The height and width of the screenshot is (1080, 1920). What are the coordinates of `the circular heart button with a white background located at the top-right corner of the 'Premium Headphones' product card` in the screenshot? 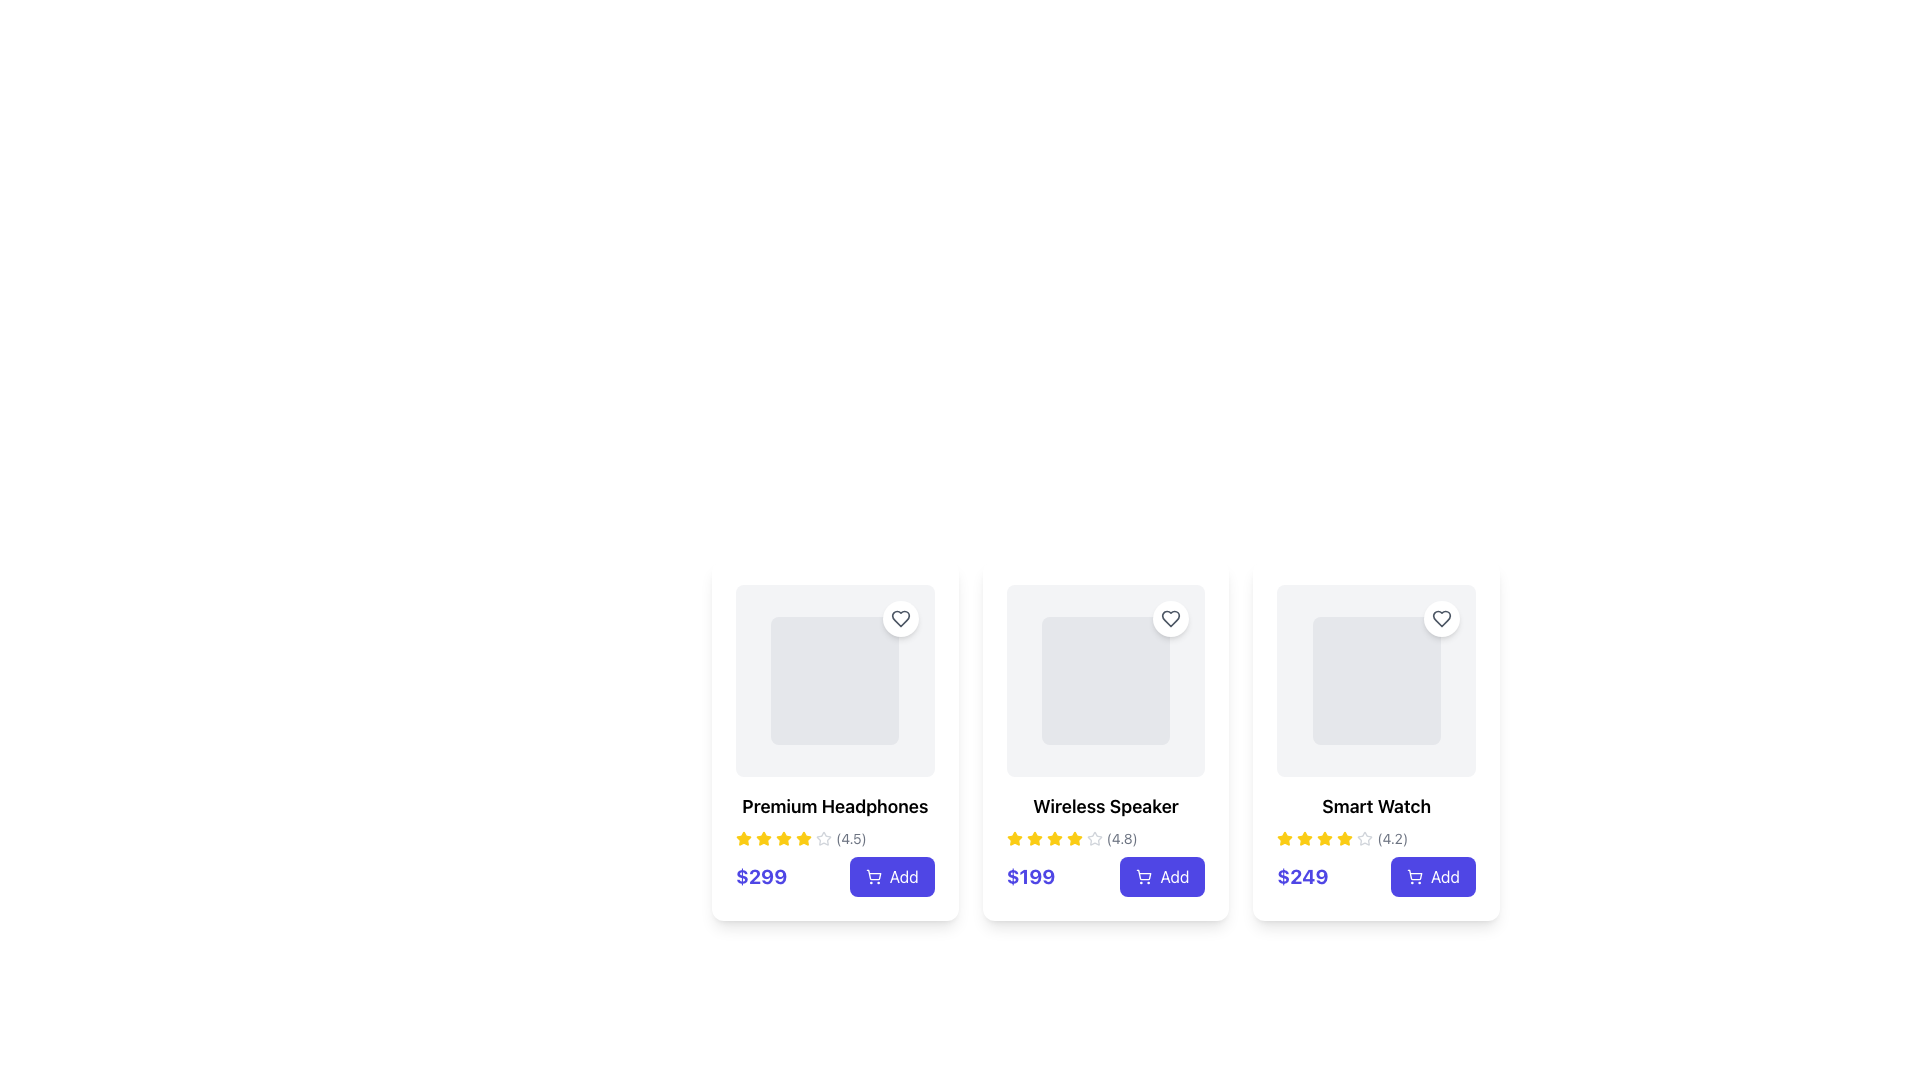 It's located at (899, 617).